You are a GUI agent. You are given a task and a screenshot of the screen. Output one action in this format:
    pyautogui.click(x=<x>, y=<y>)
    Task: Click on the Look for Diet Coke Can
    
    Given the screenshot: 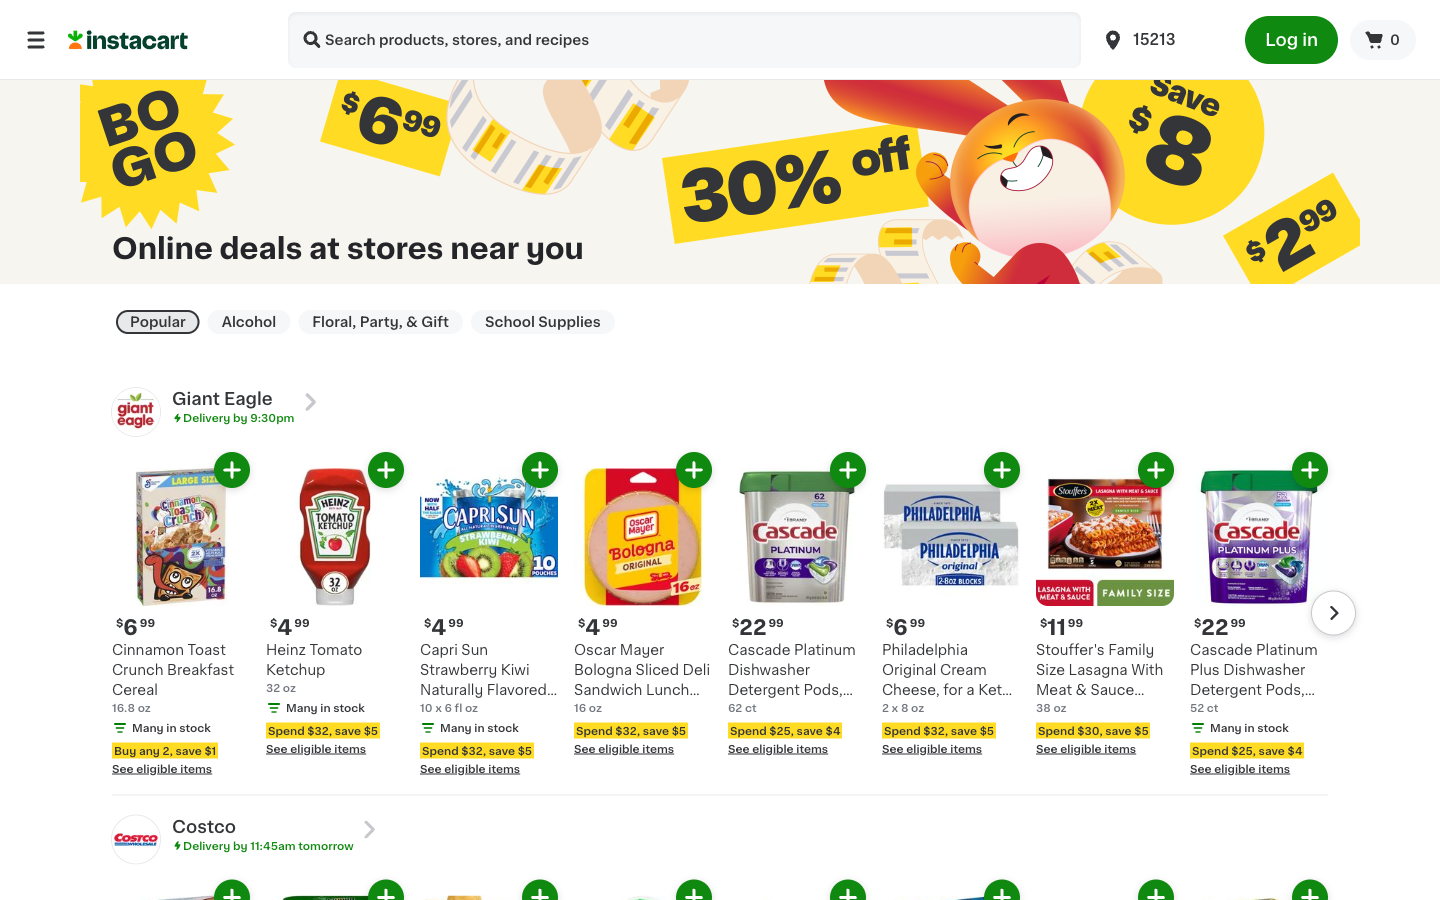 What is the action you would take?
    pyautogui.click(x=312, y=41)
    